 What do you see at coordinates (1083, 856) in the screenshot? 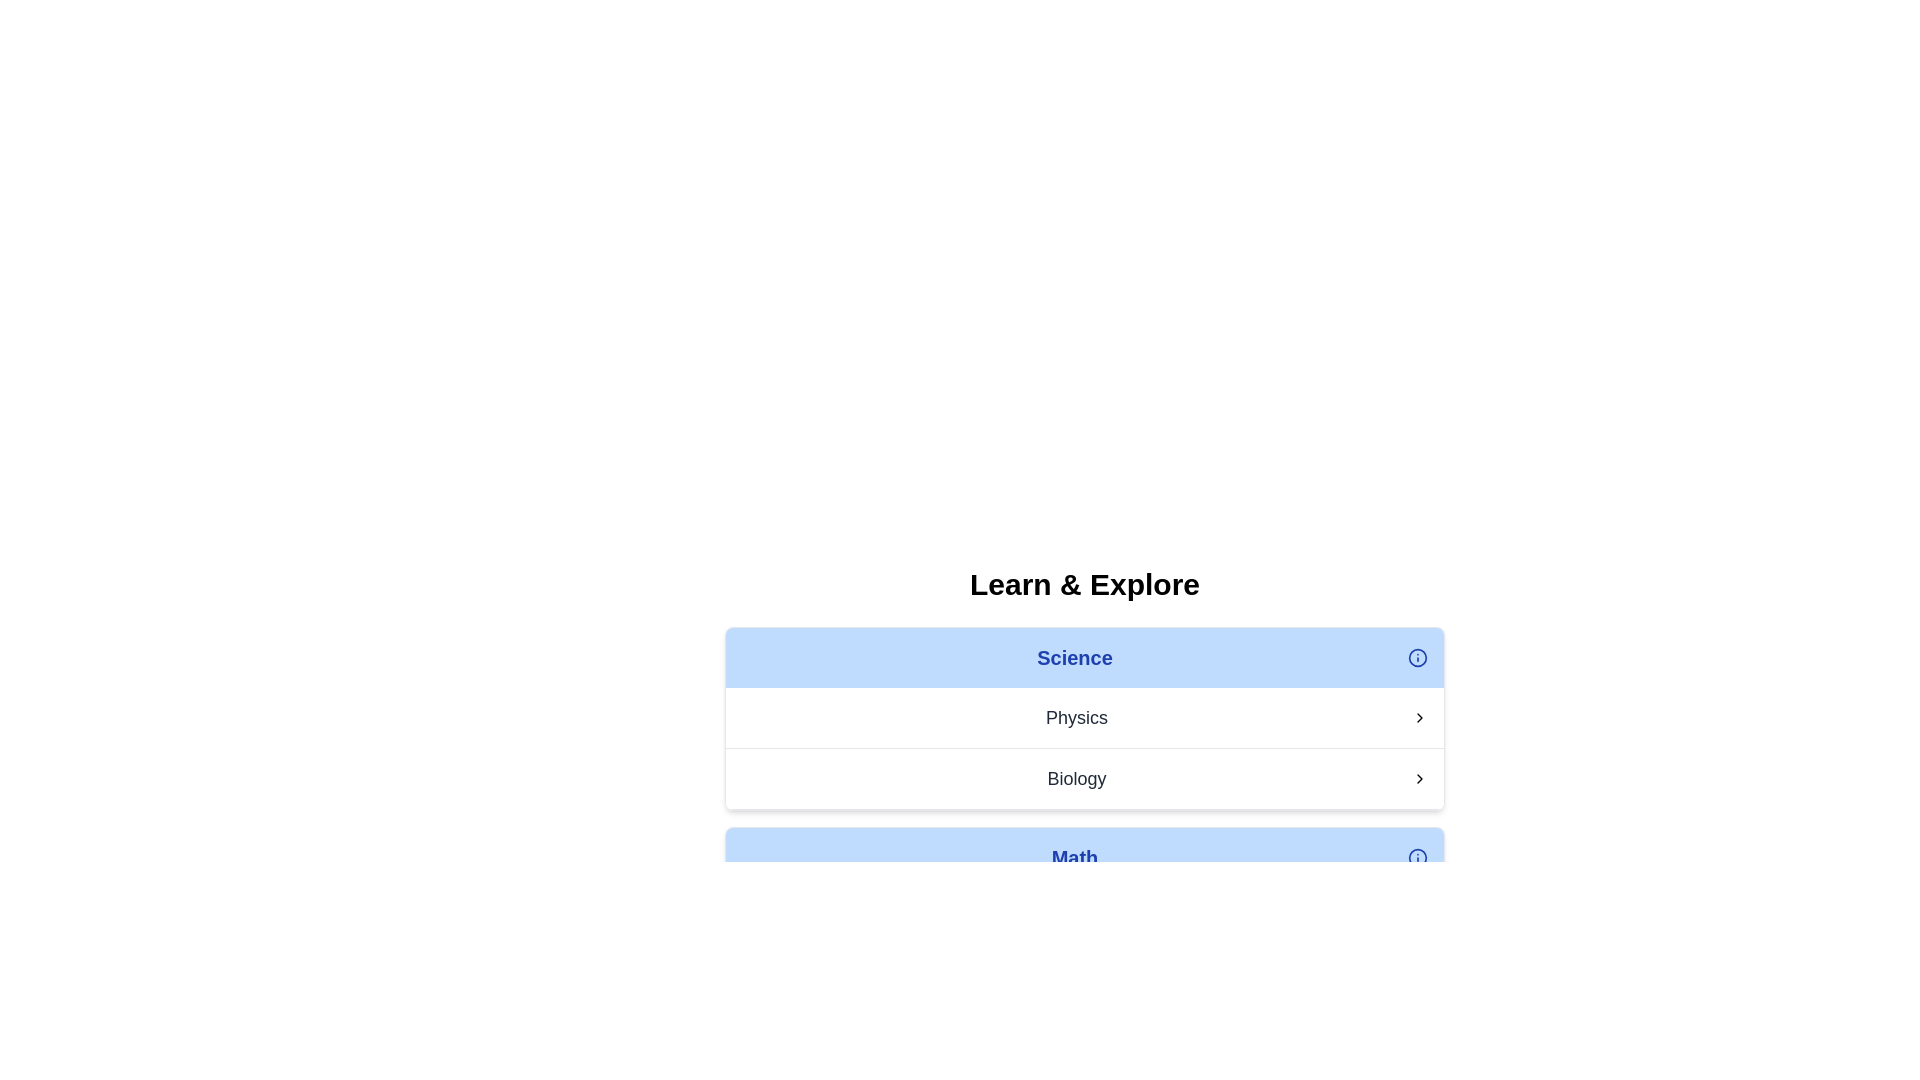
I see `the 'Math' button which has a blue background and white text` at bounding box center [1083, 856].